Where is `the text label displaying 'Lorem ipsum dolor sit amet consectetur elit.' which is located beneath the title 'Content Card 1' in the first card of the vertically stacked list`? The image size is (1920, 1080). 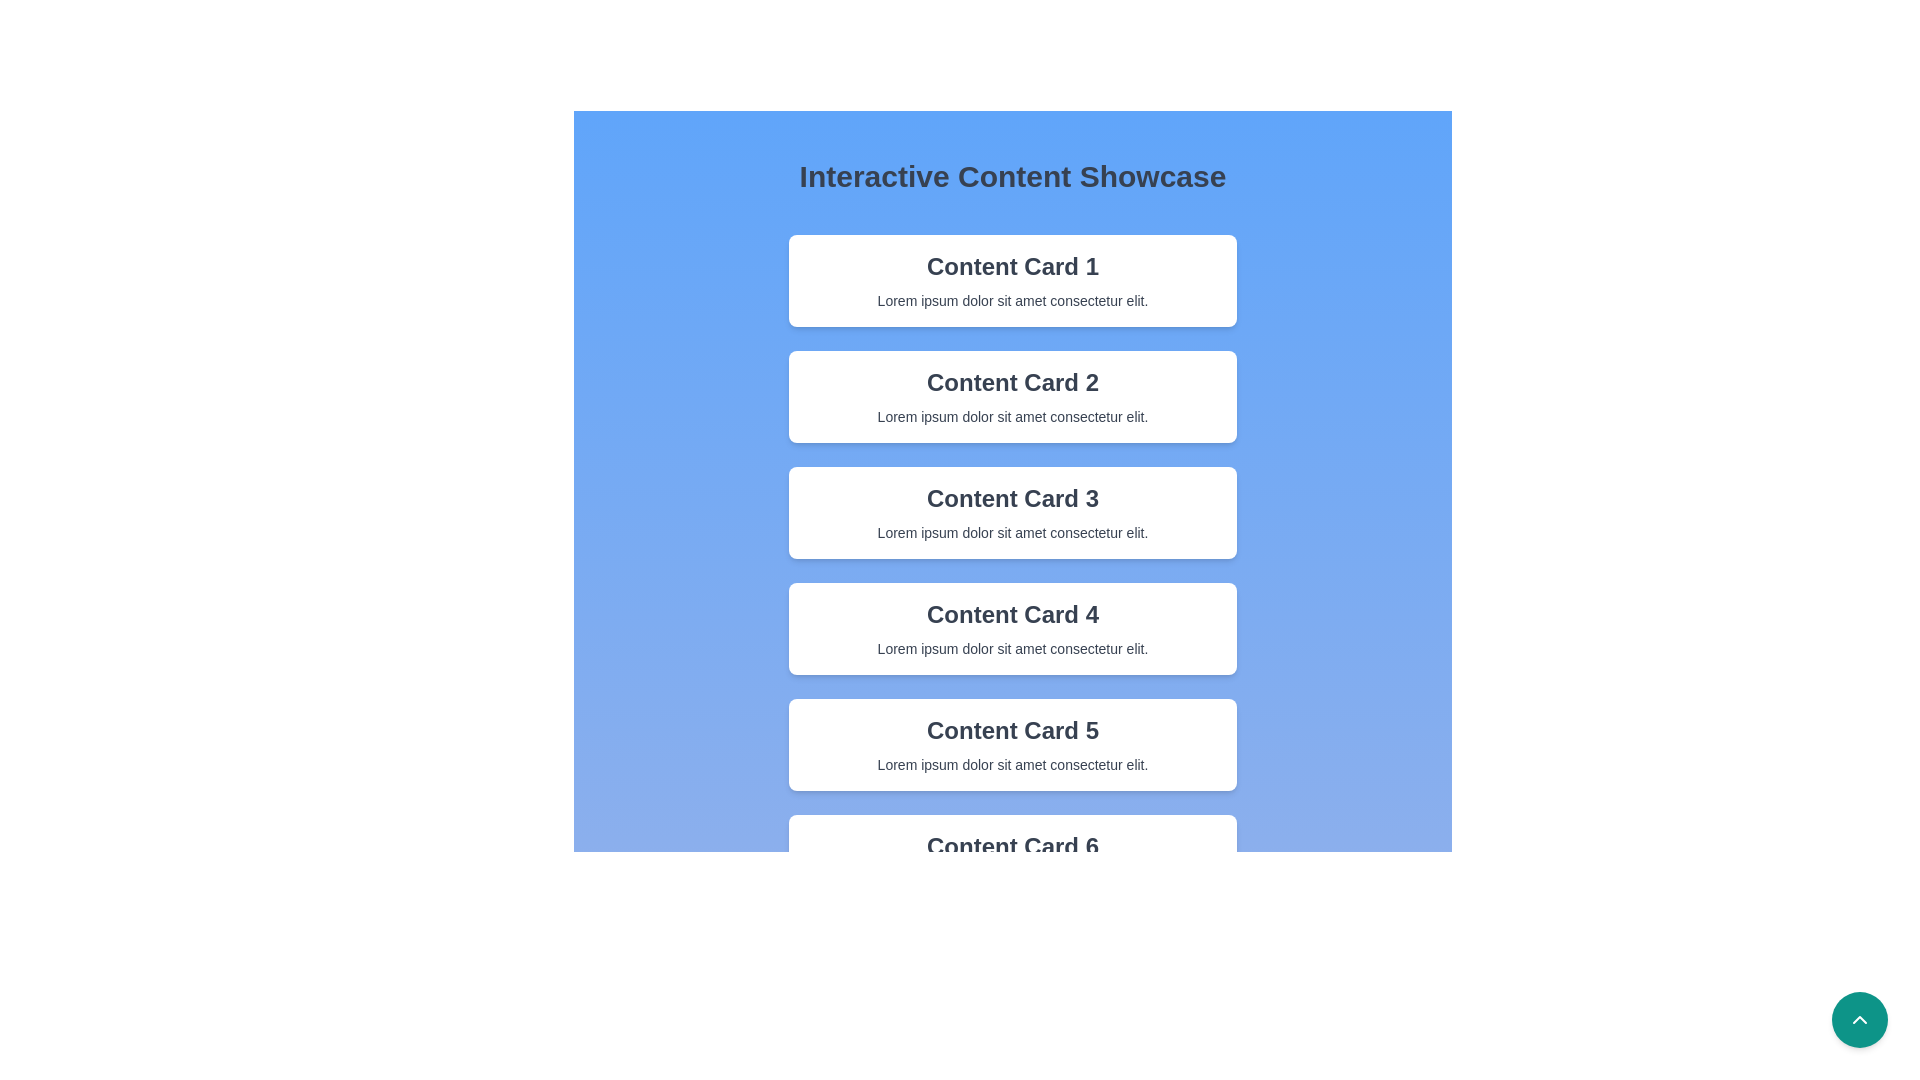 the text label displaying 'Lorem ipsum dolor sit amet consectetur elit.' which is located beneath the title 'Content Card 1' in the first card of the vertically stacked list is located at coordinates (1012, 300).